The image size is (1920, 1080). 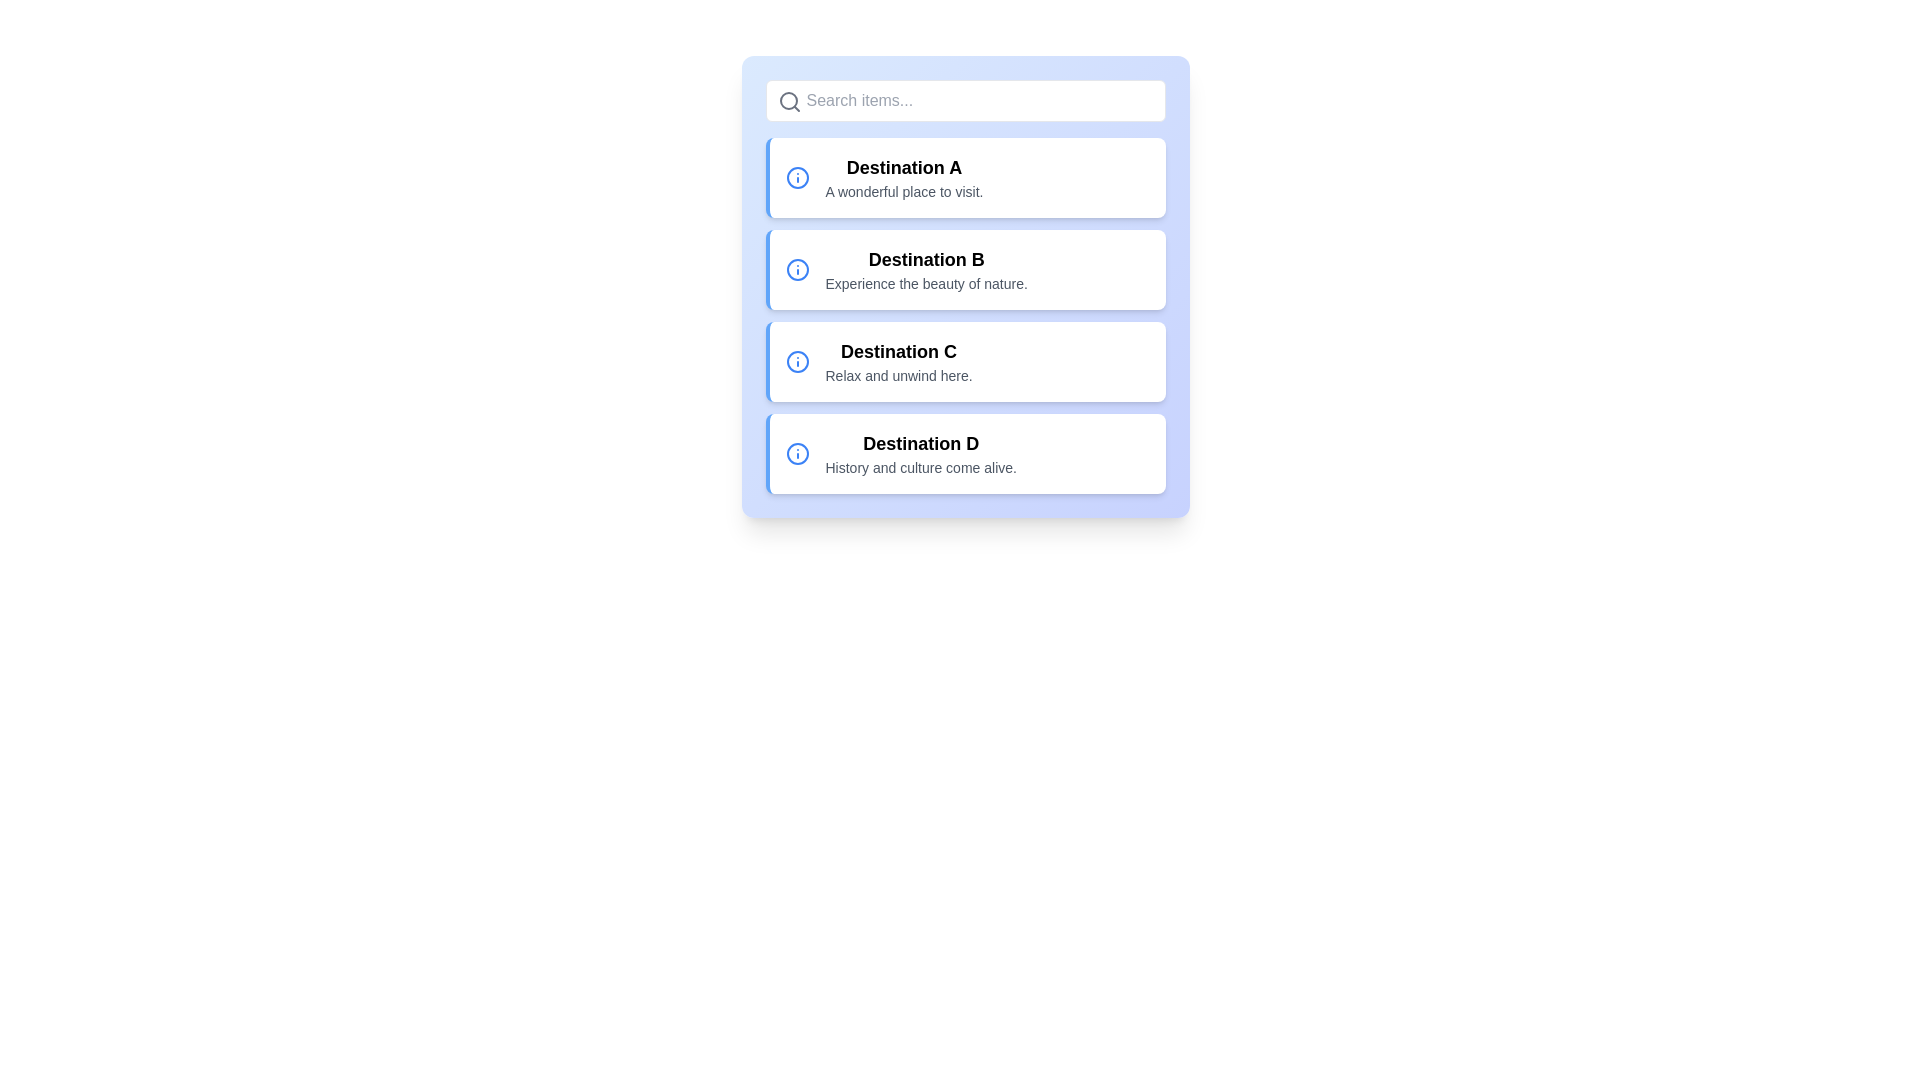 I want to click on the outer SVG circle icon located to the left of the text 'Destination C', so click(x=796, y=362).